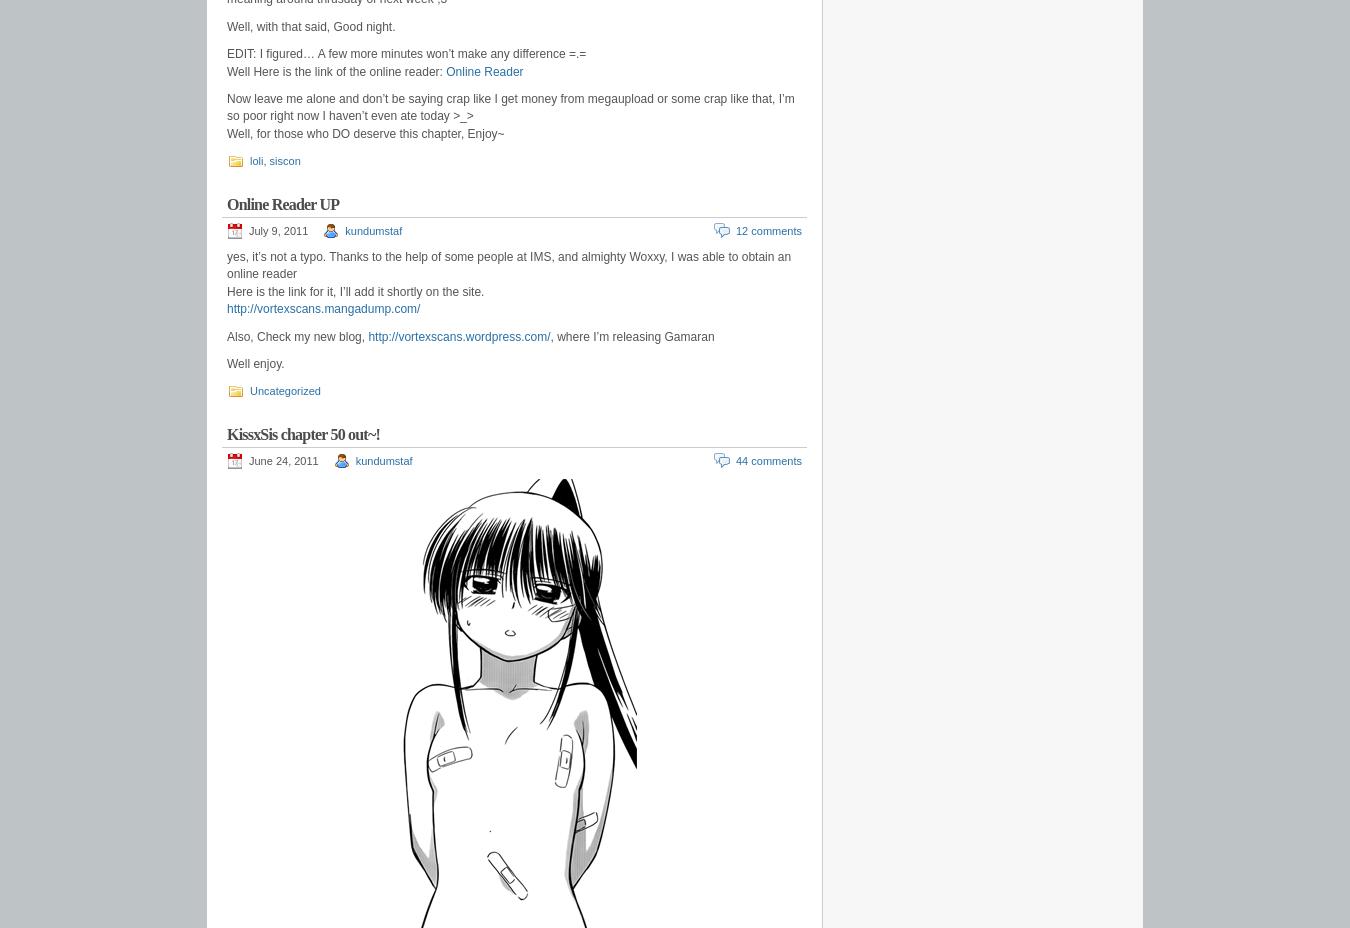  I want to click on 'Online Reader UP', so click(281, 204).